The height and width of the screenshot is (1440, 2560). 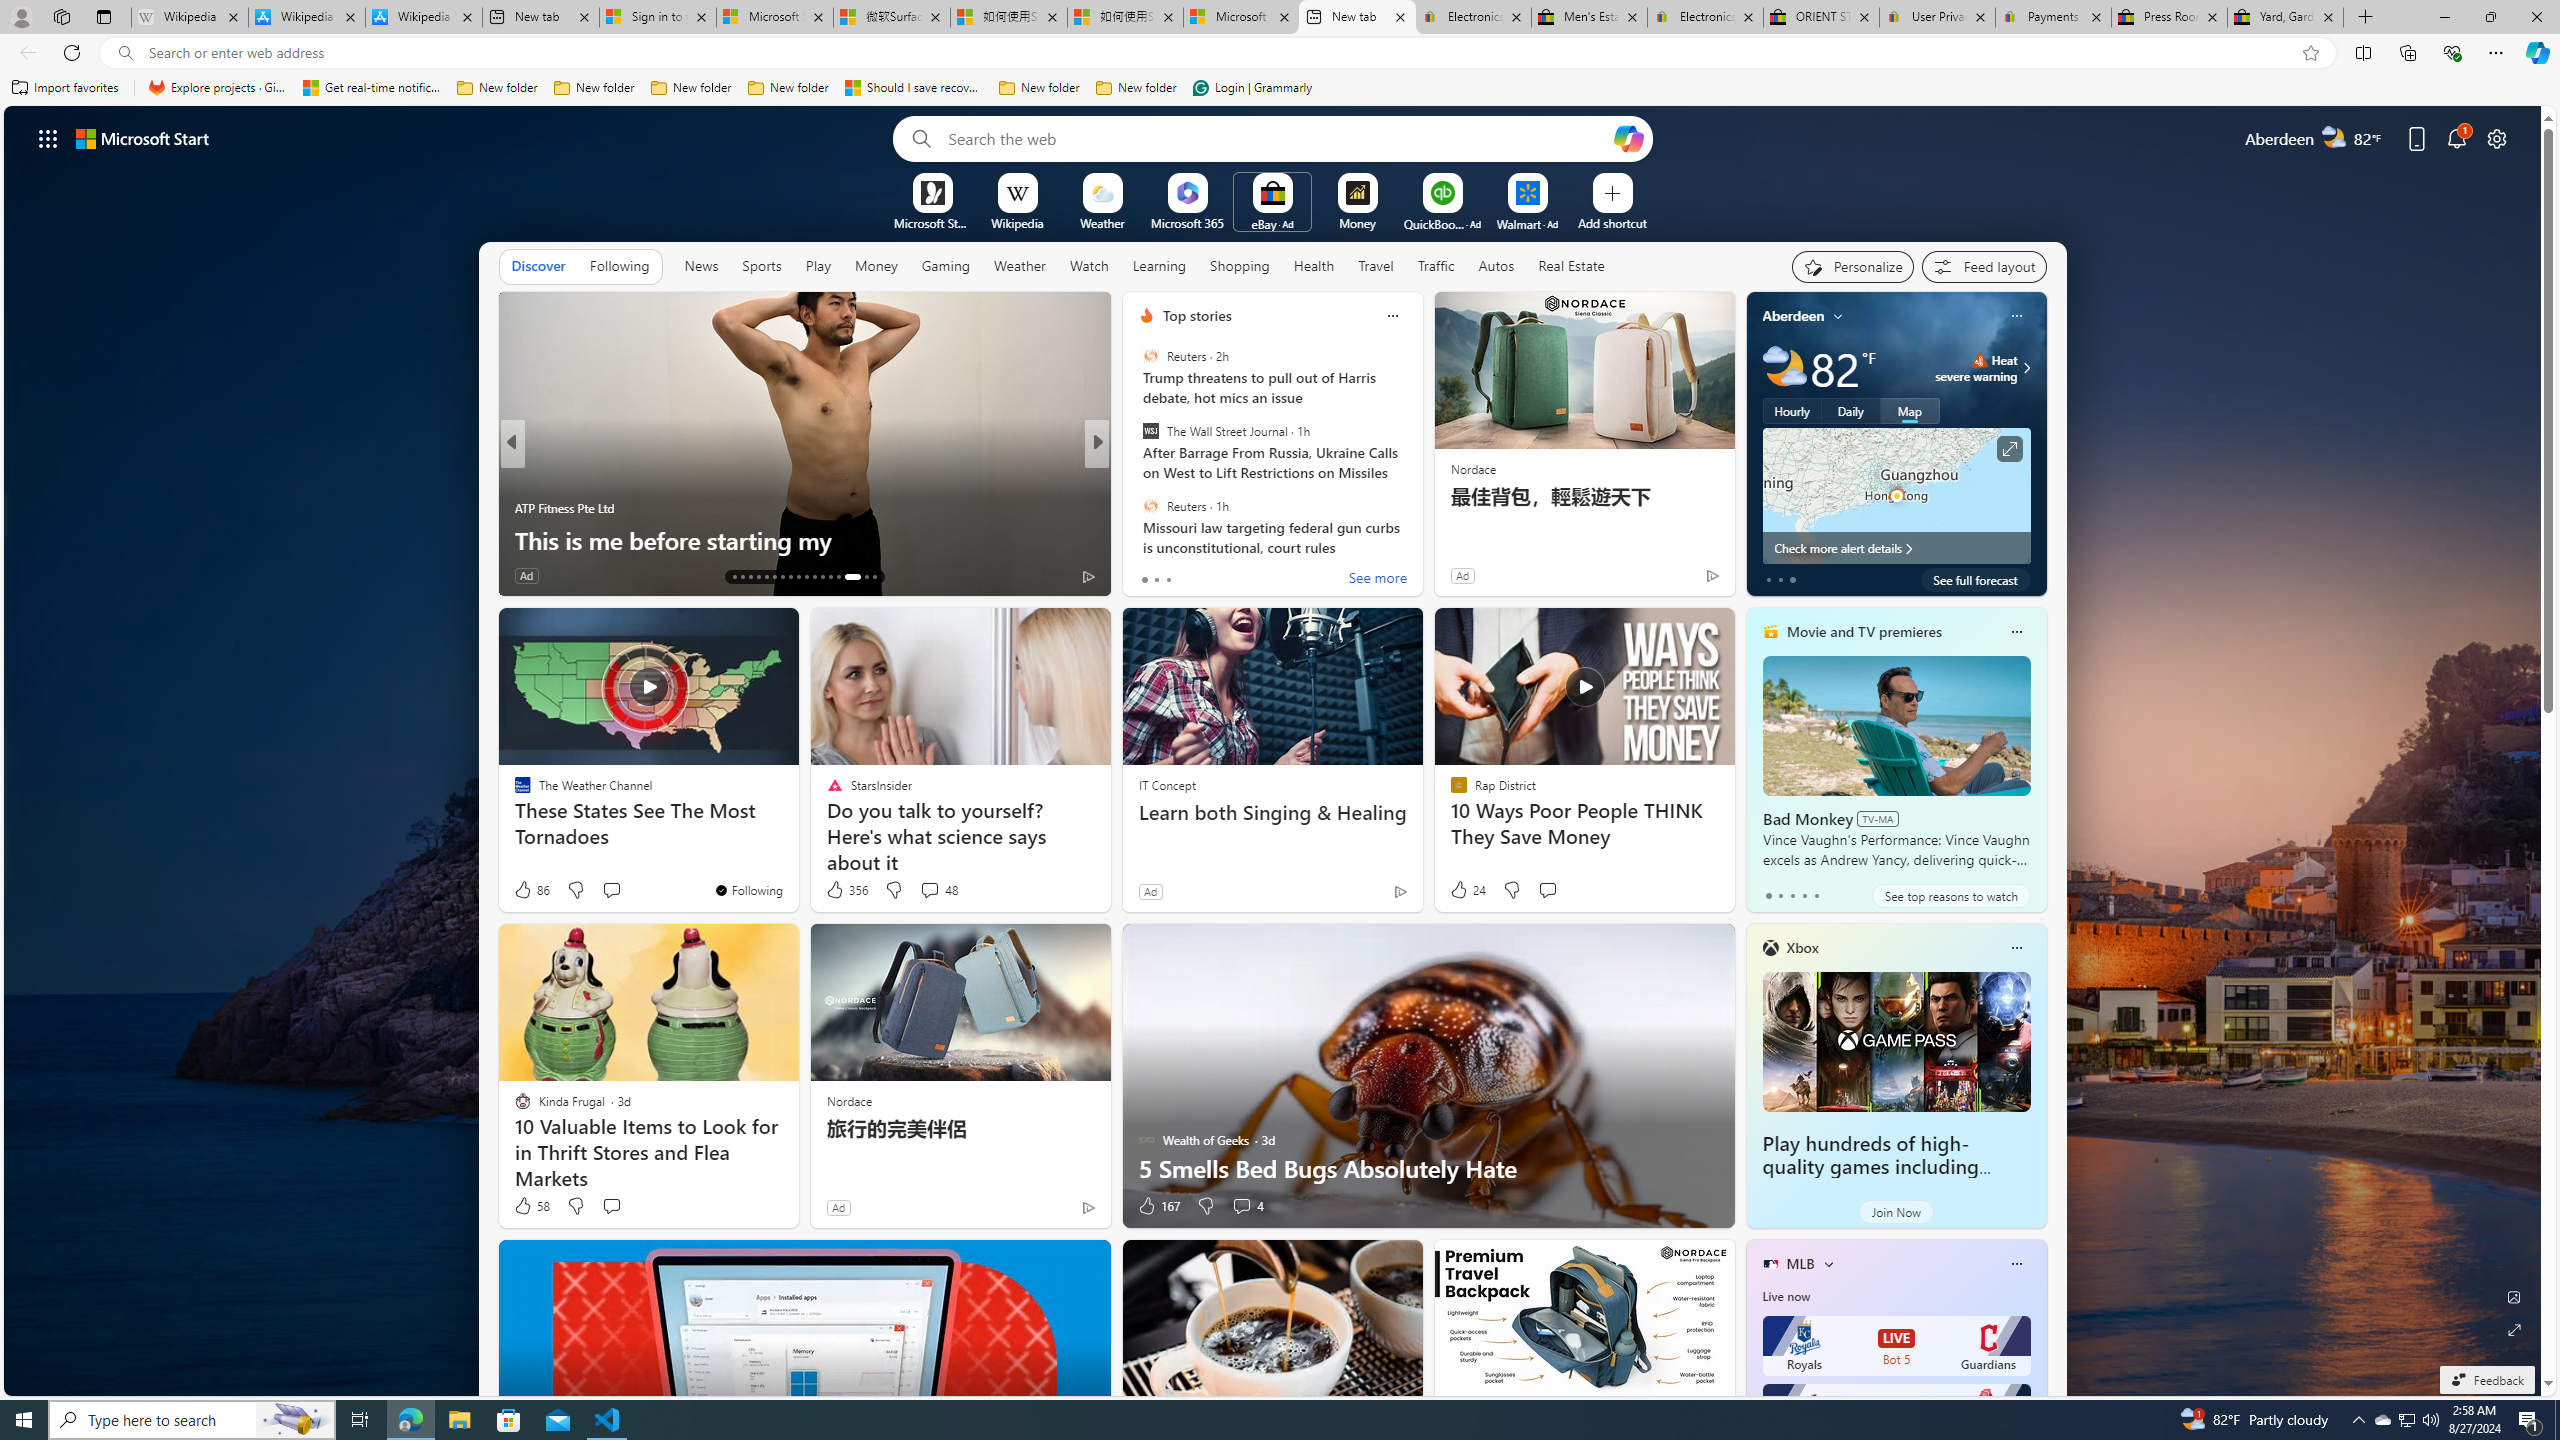 I want to click on 'AutomationID: tab-13', so click(x=733, y=577).